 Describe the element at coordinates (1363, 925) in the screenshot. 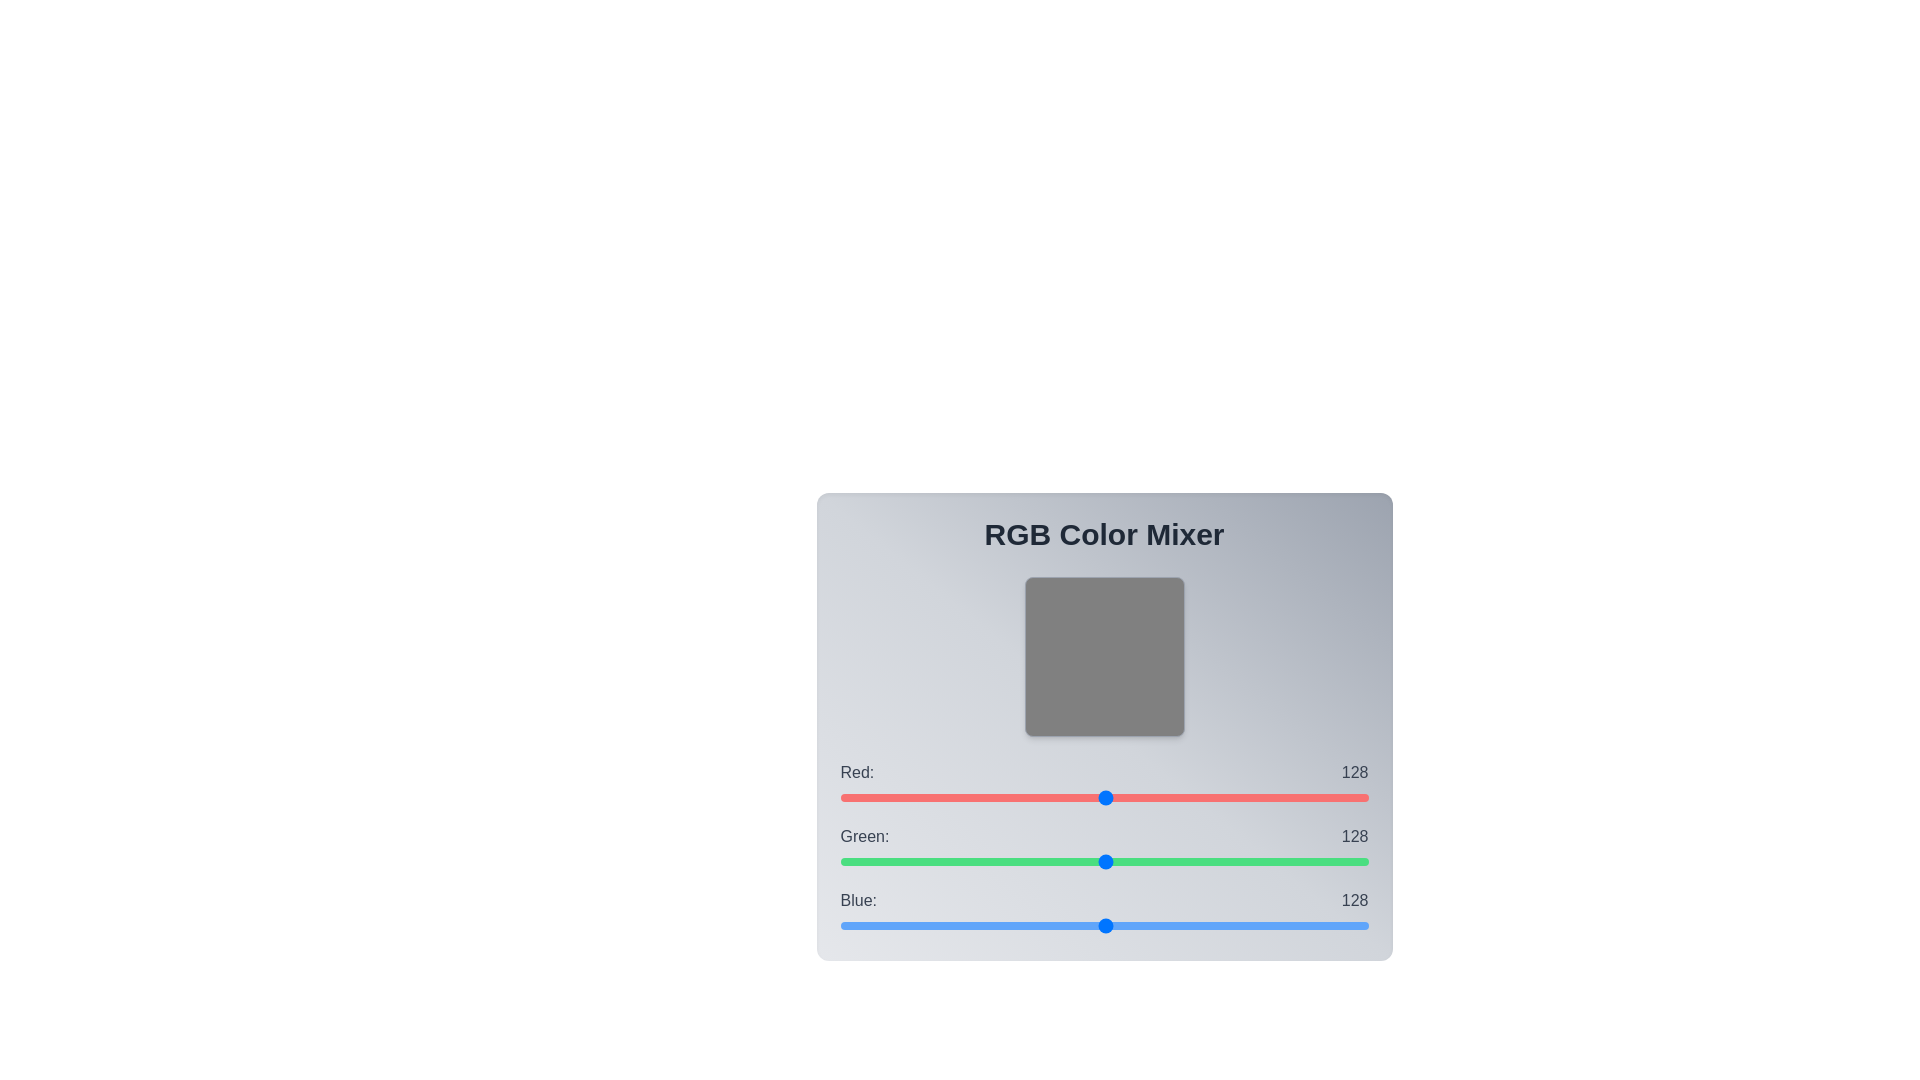

I see `the blue slider to set the blue value to 253` at that location.